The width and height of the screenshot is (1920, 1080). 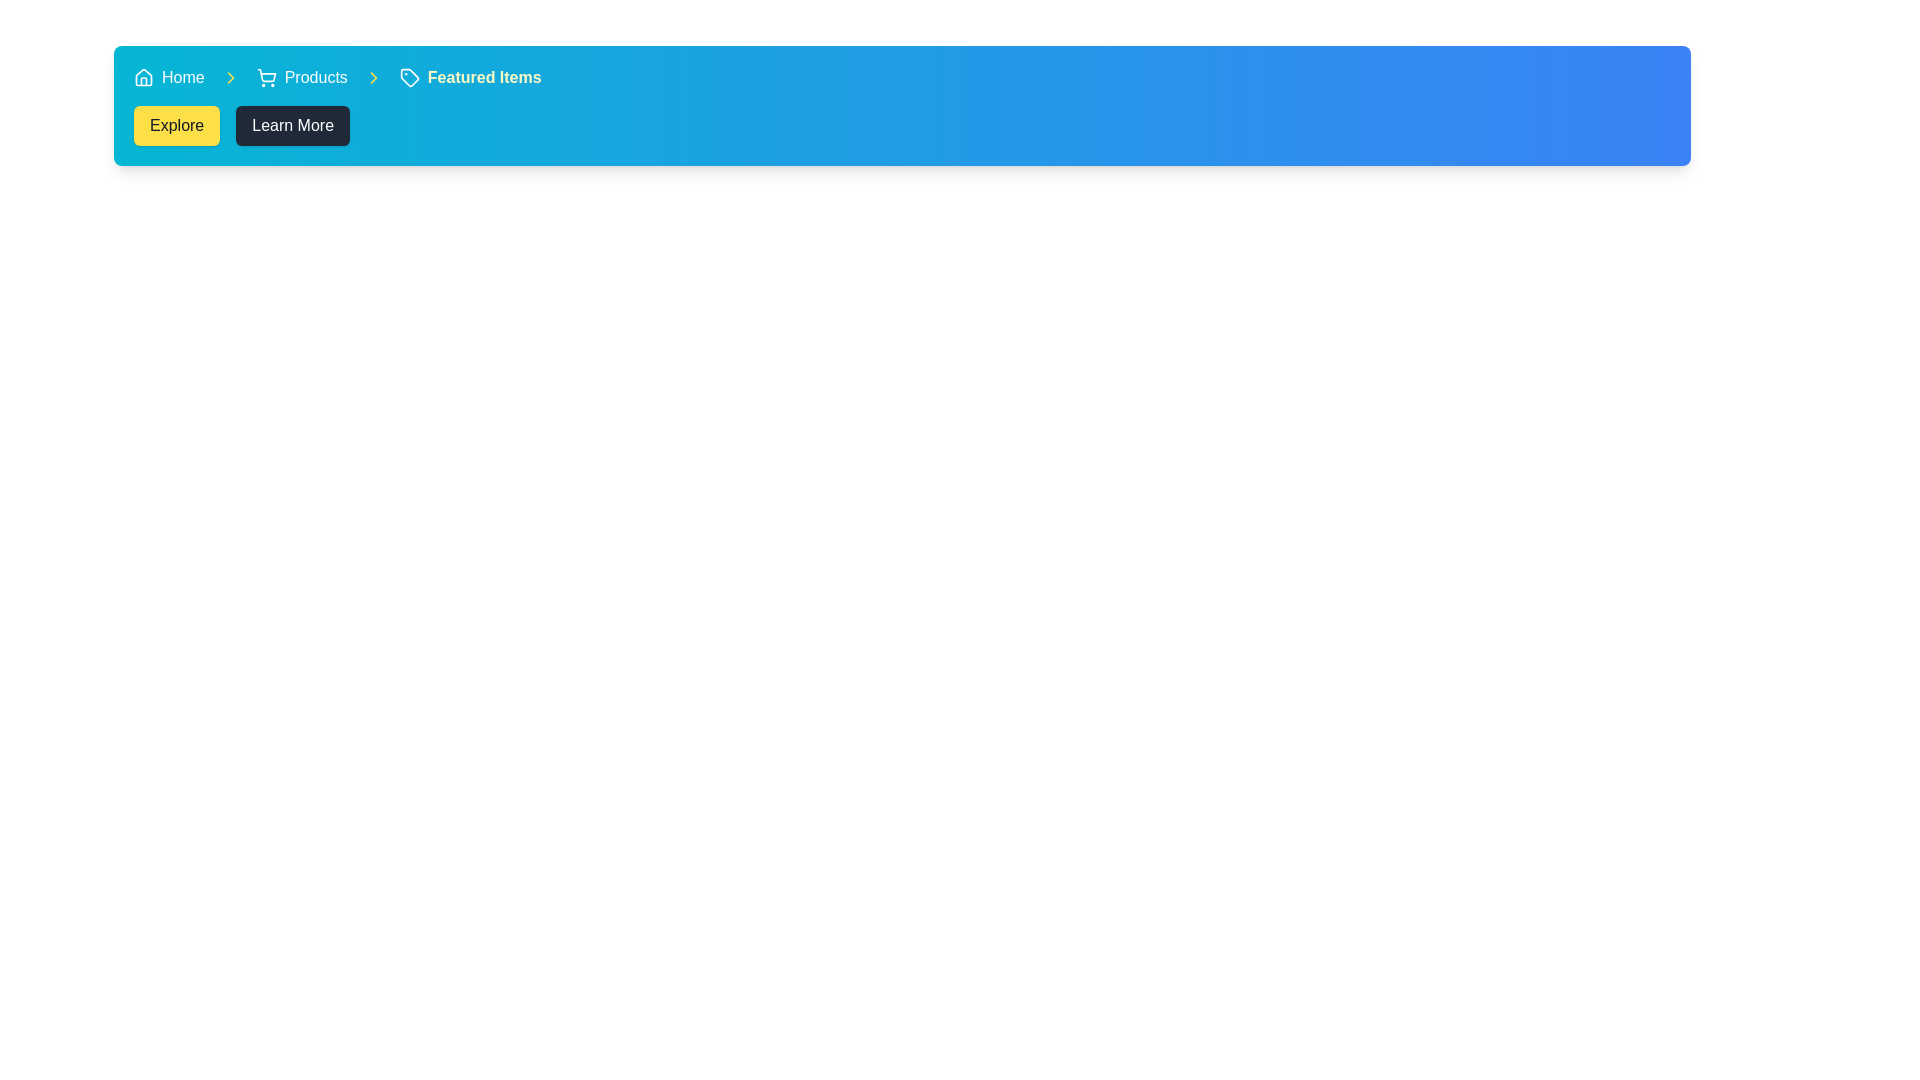 I want to click on the 'Home' SVG icon located at the far-left side of the breadcrumb navigation bar, so click(x=143, y=76).